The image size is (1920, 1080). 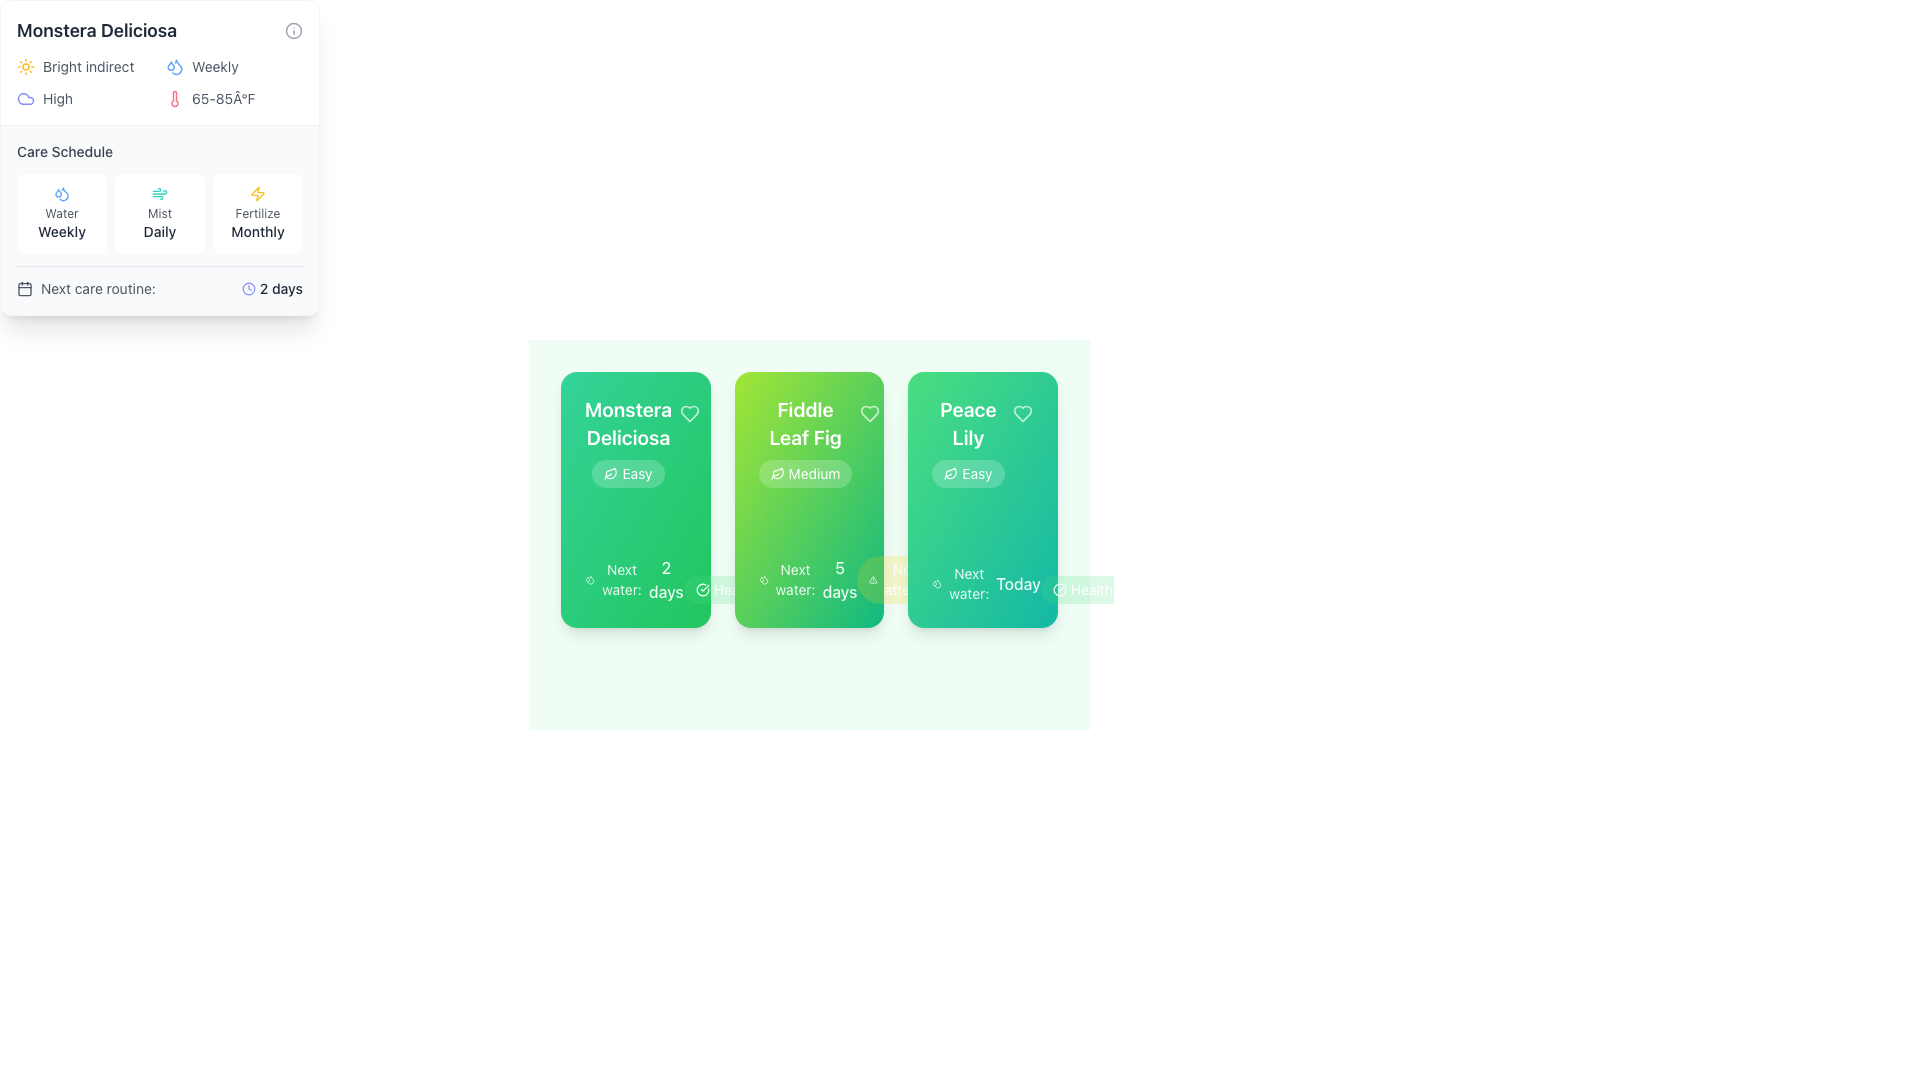 What do you see at coordinates (986, 583) in the screenshot?
I see `the Label with the text 'Next water: Today' and the water droplet icon, located in the third plant care card for 'Peace Lily'` at bounding box center [986, 583].